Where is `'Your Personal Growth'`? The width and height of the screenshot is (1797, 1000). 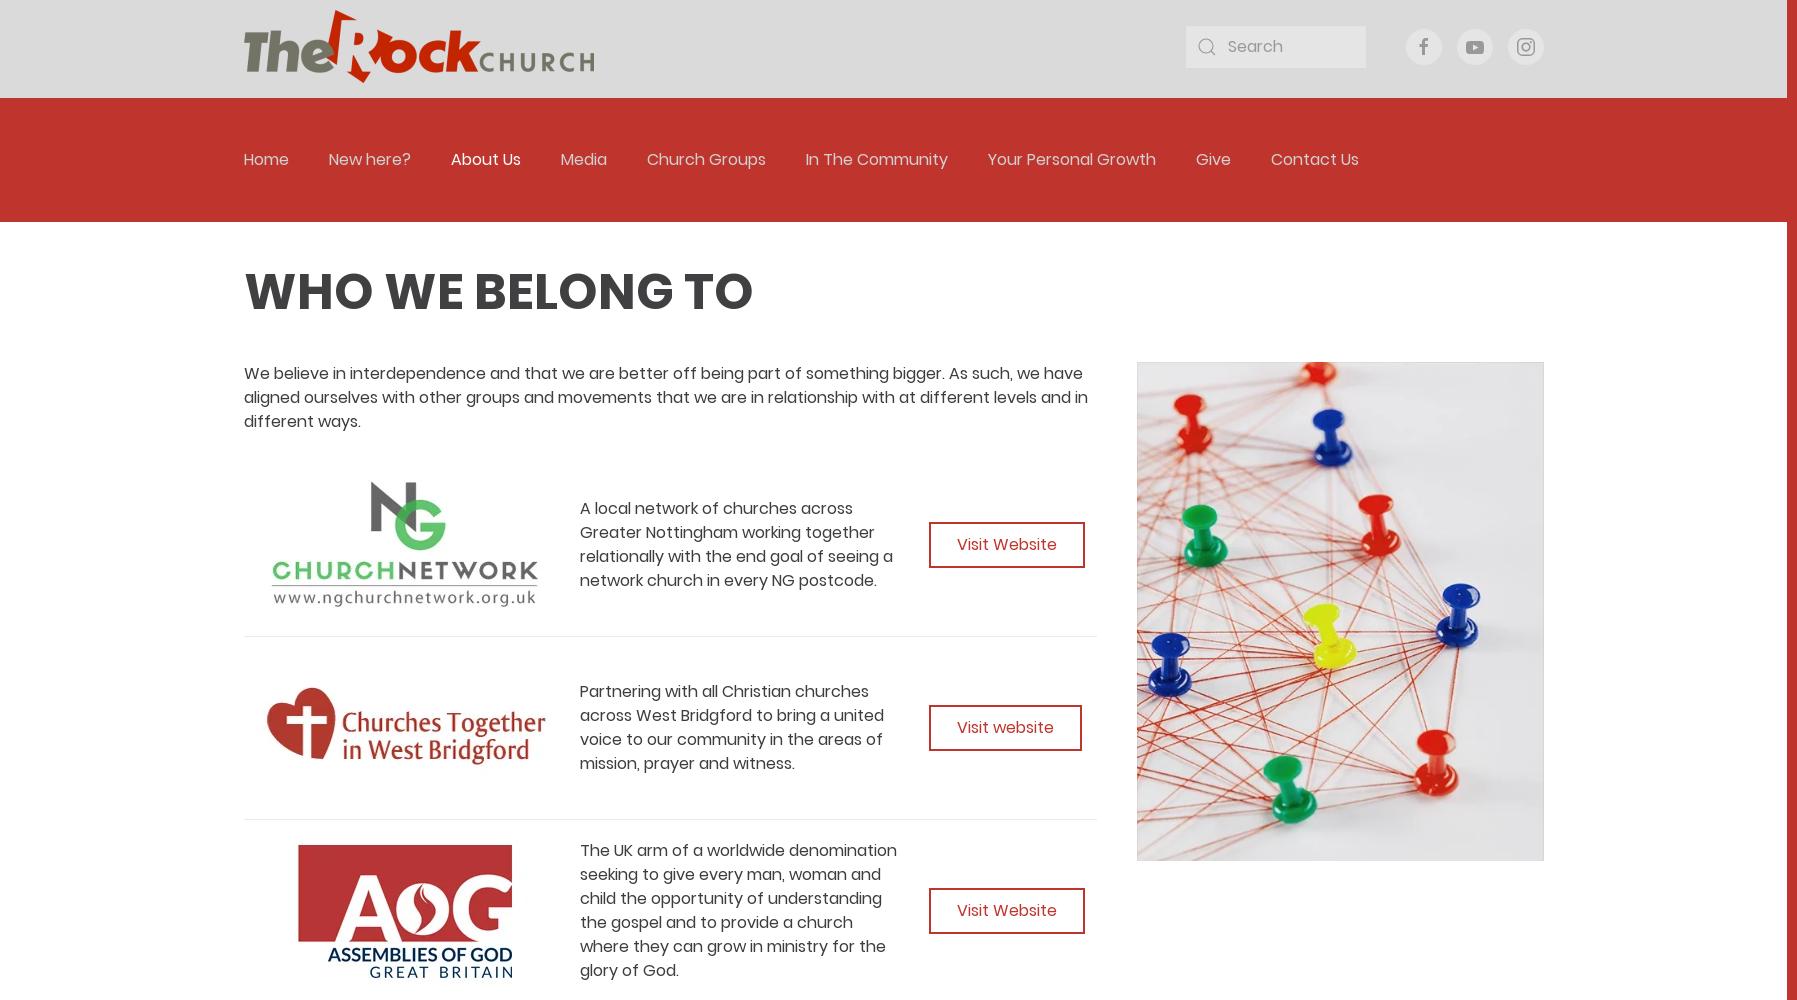
'Your Personal Growth' is located at coordinates (1071, 159).